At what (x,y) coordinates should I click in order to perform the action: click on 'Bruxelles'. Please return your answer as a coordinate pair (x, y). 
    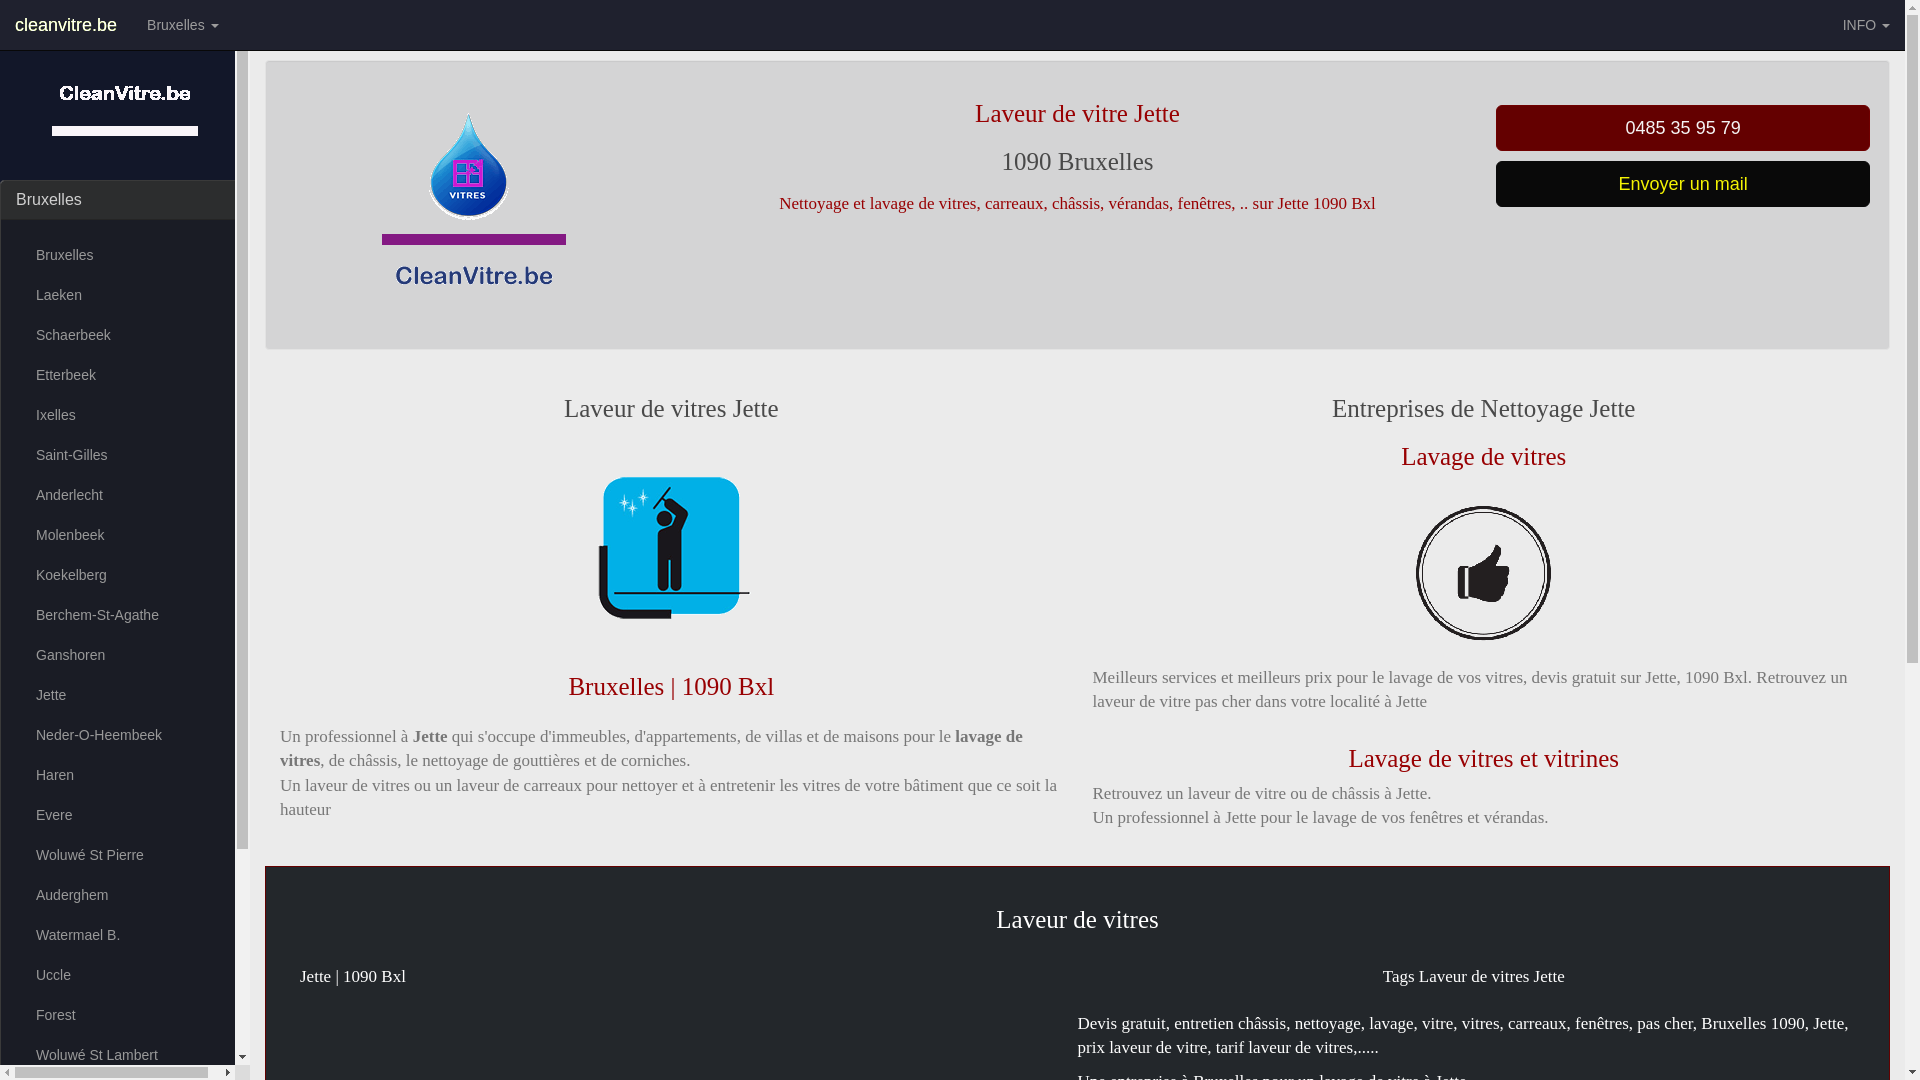
    Looking at the image, I should click on (182, 24).